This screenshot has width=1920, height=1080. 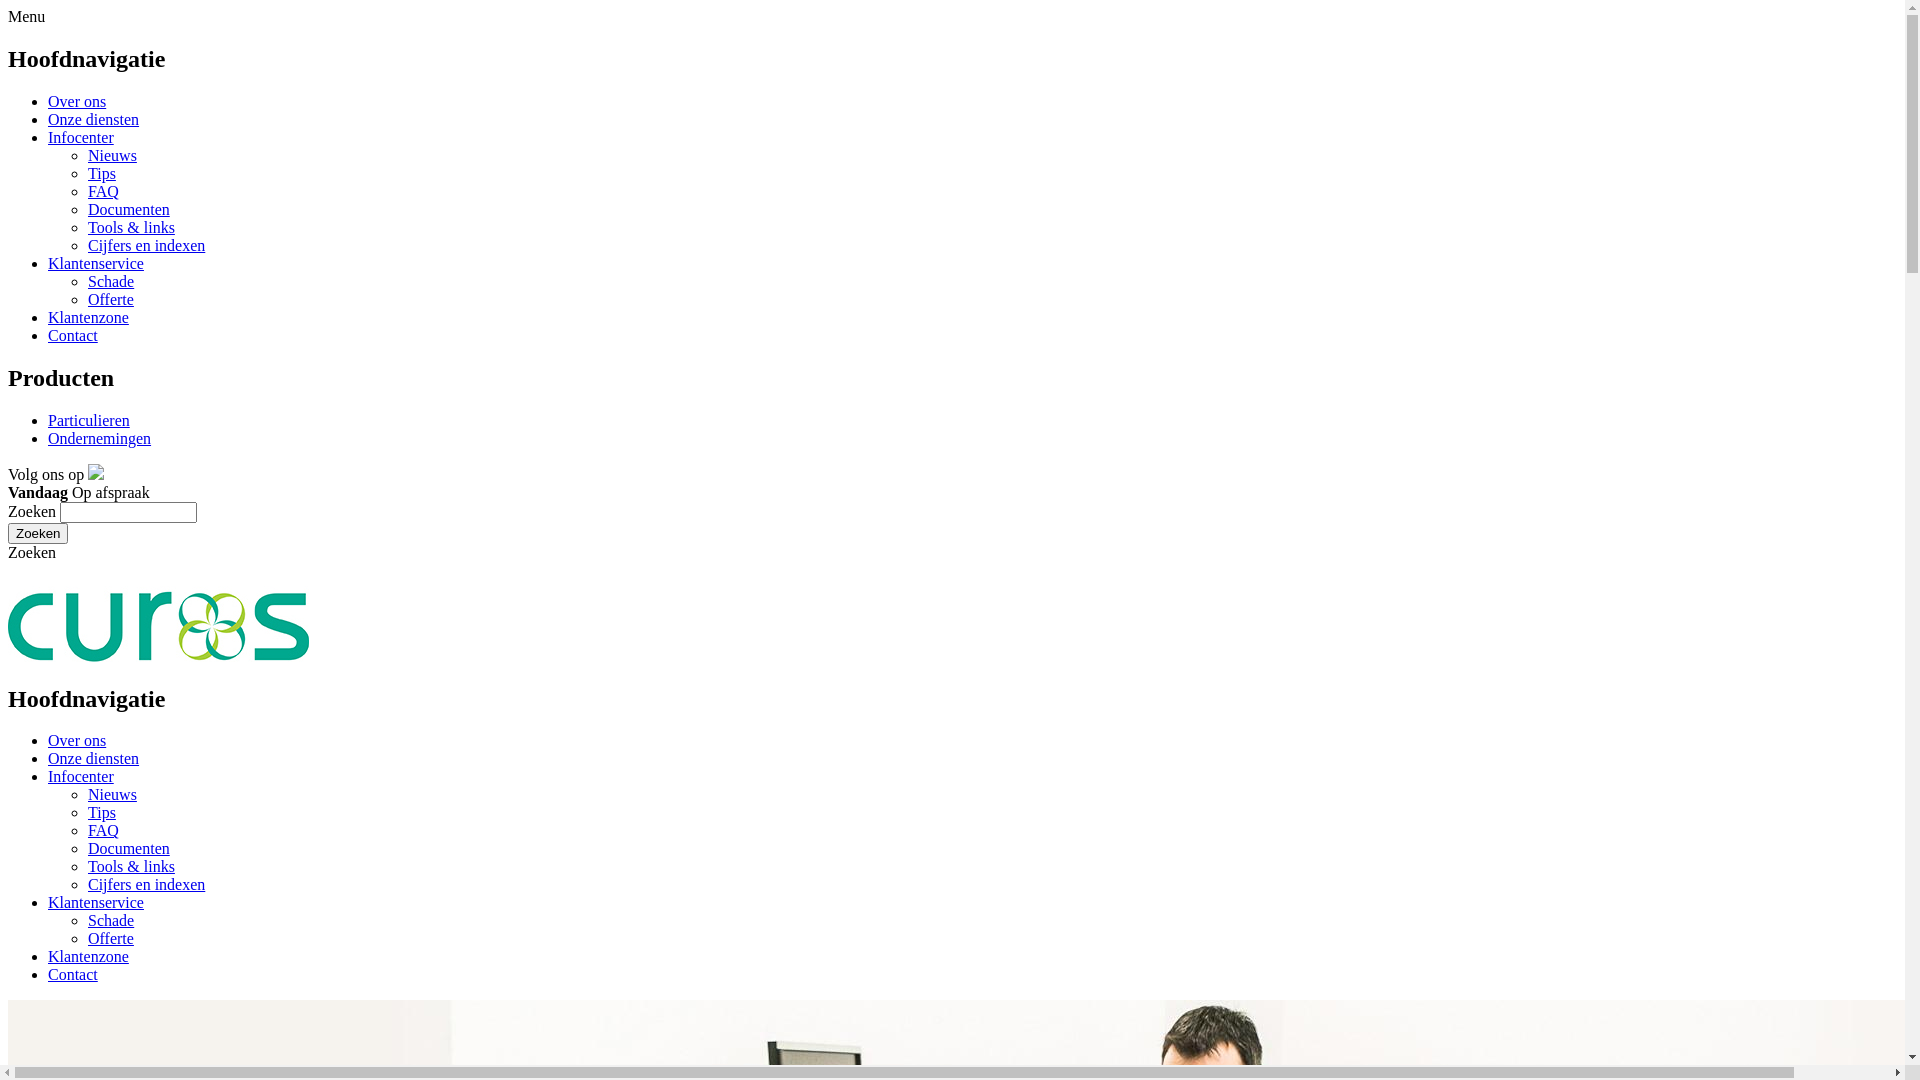 What do you see at coordinates (109, 938) in the screenshot?
I see `'Offerte'` at bounding box center [109, 938].